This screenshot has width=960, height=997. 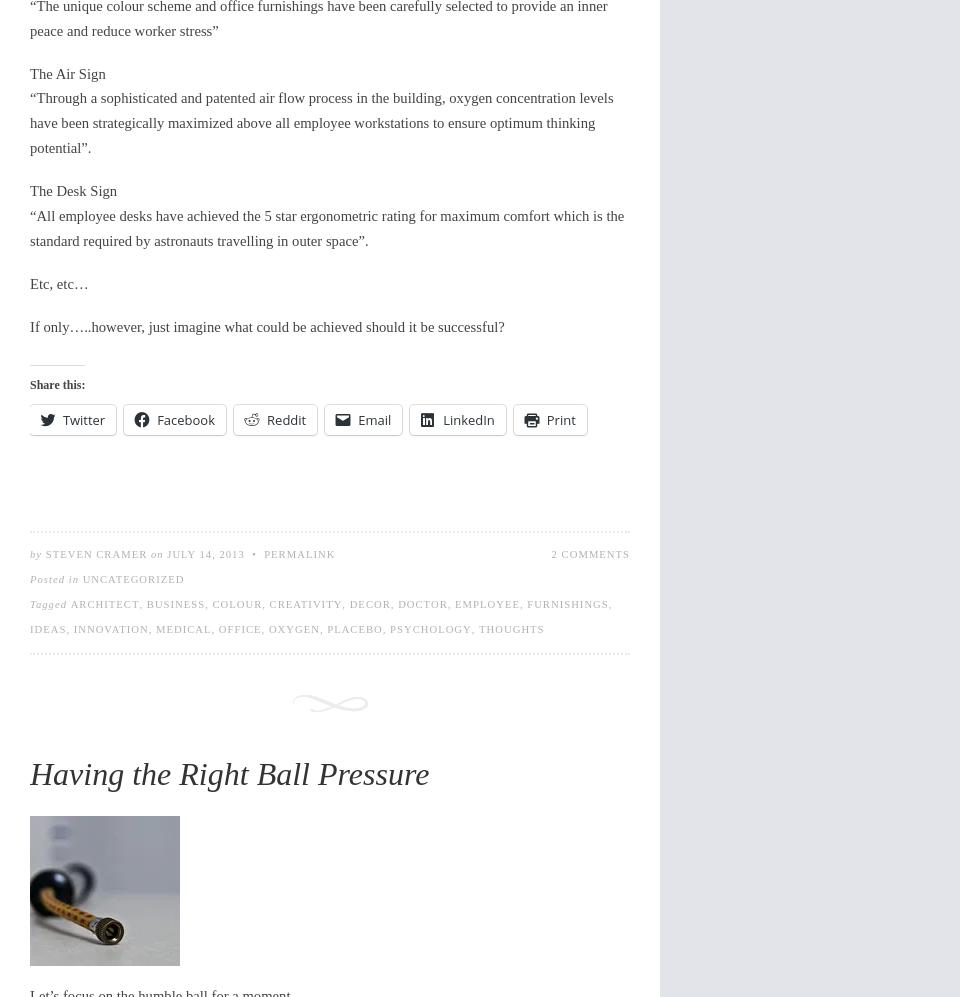 What do you see at coordinates (430, 627) in the screenshot?
I see `'psychology'` at bounding box center [430, 627].